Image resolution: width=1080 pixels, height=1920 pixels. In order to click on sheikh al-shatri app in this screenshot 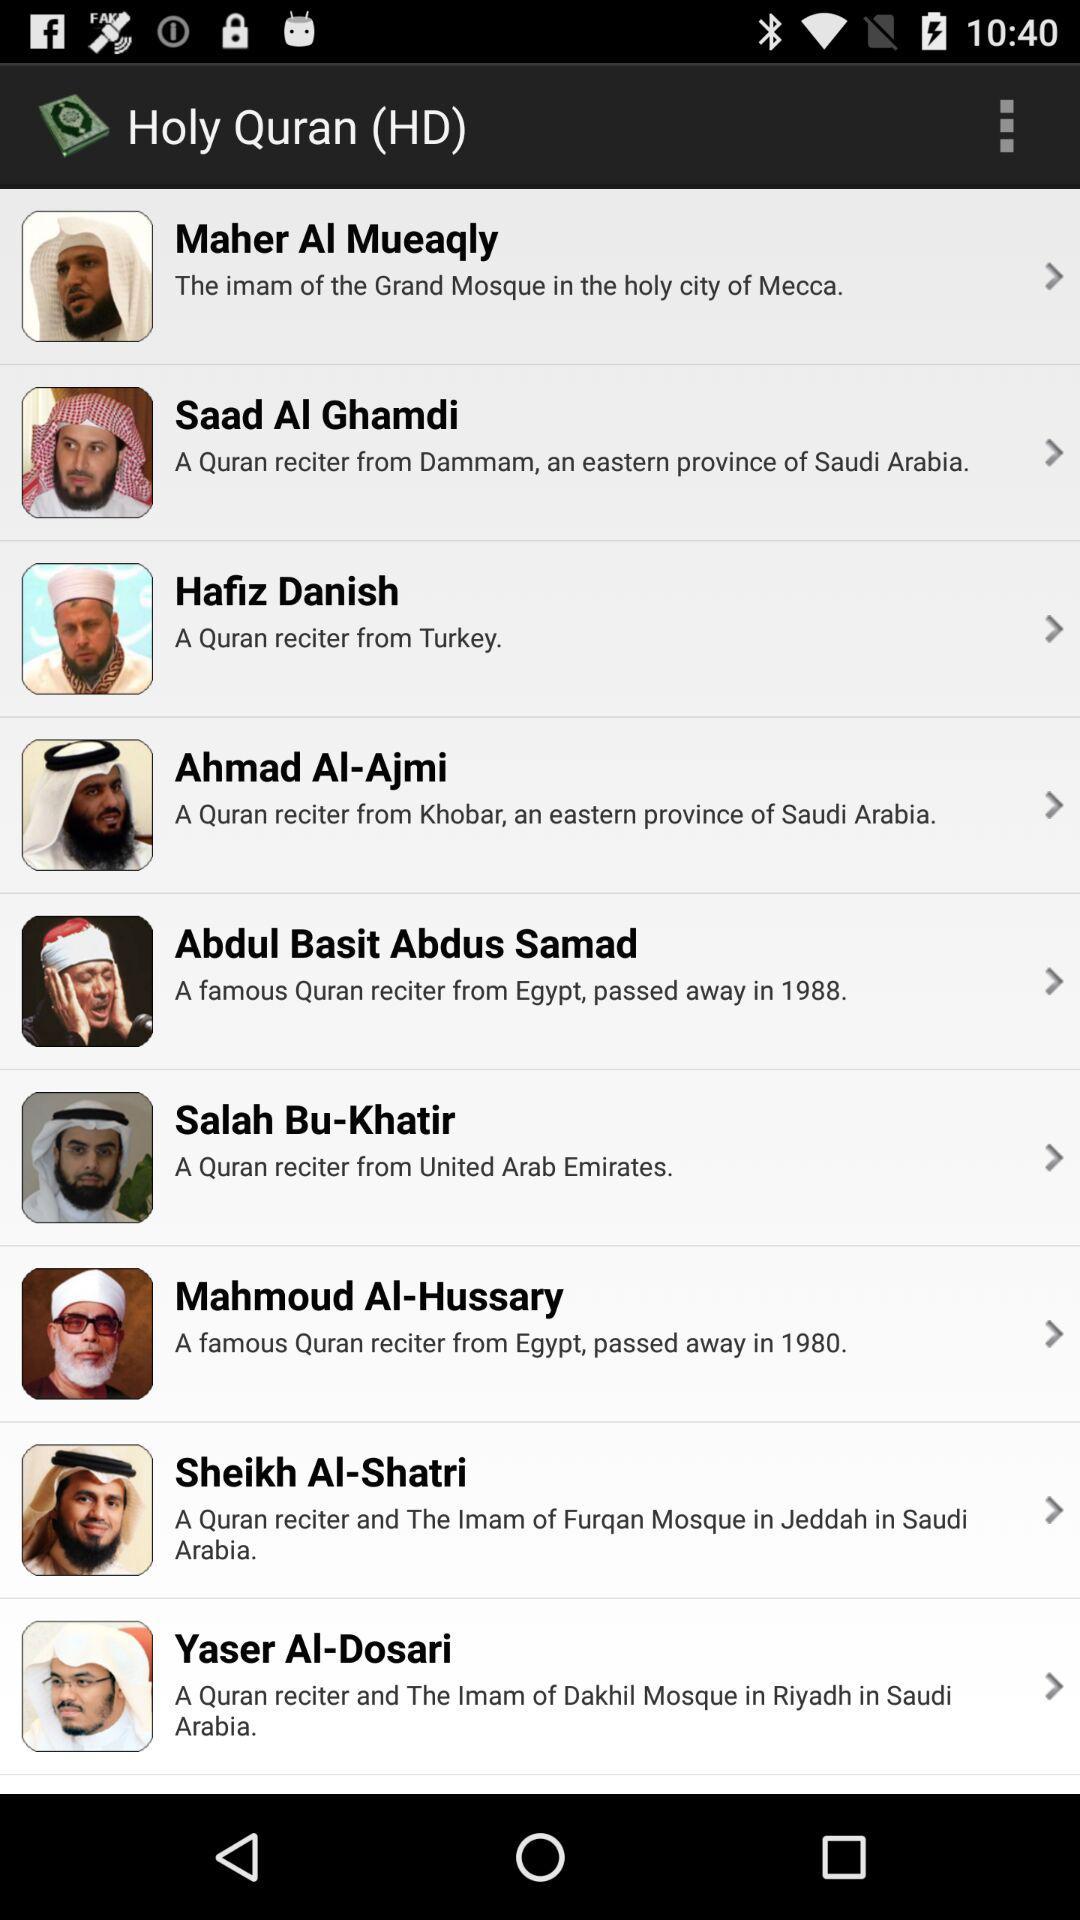, I will do `click(319, 1471)`.